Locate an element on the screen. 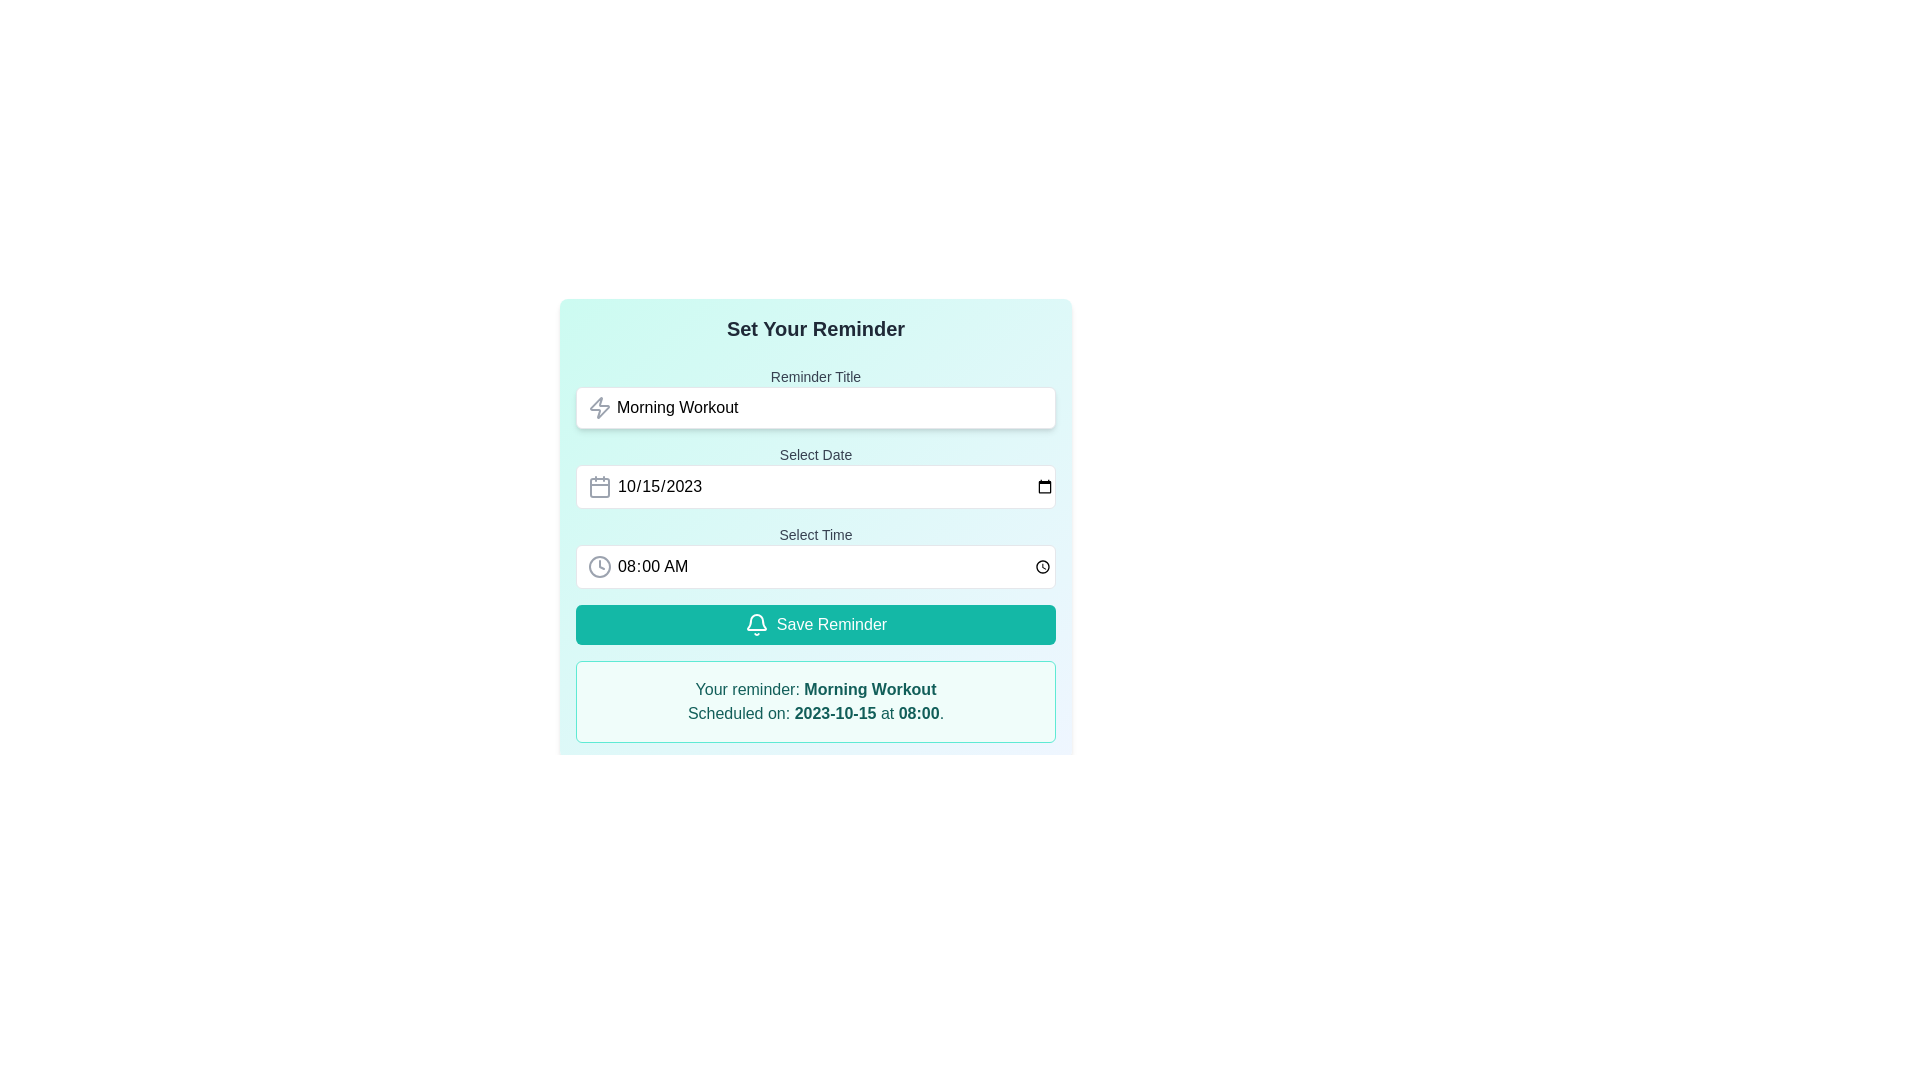 This screenshot has width=1920, height=1080. the calendar icon located to the left of the 'Select Date' input field is located at coordinates (599, 486).